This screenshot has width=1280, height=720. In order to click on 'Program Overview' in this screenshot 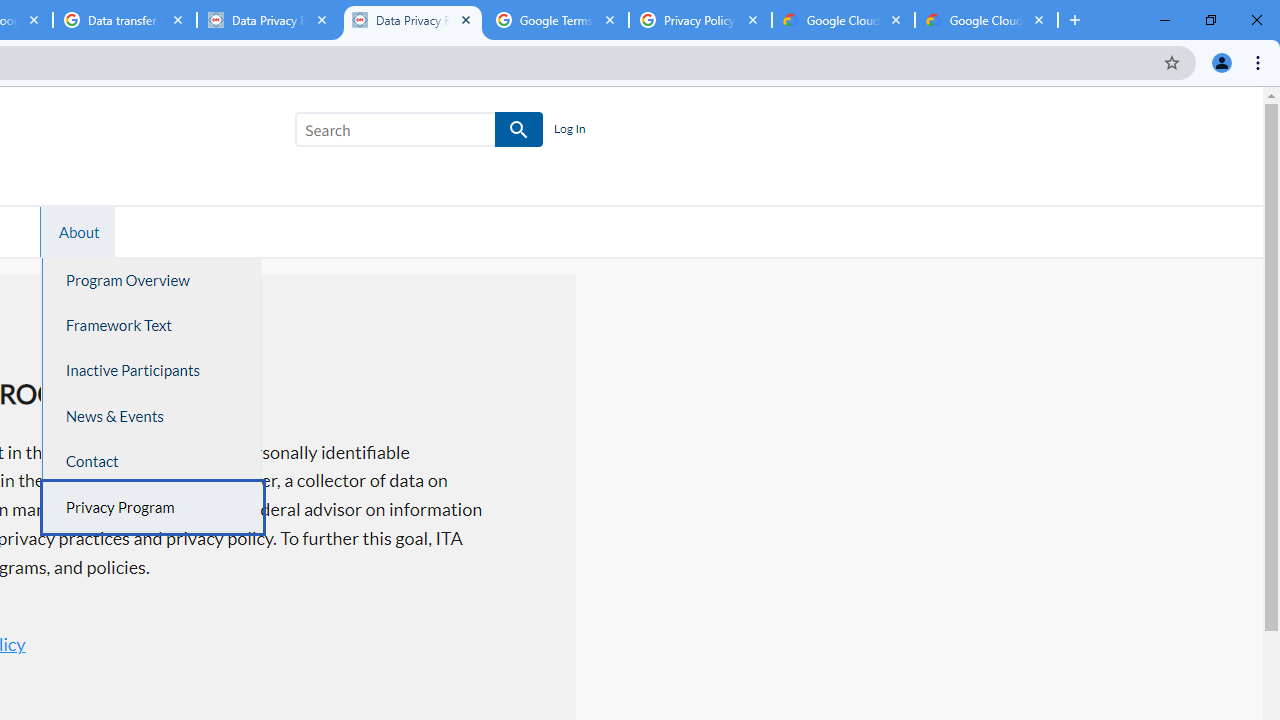, I will do `click(151, 280)`.